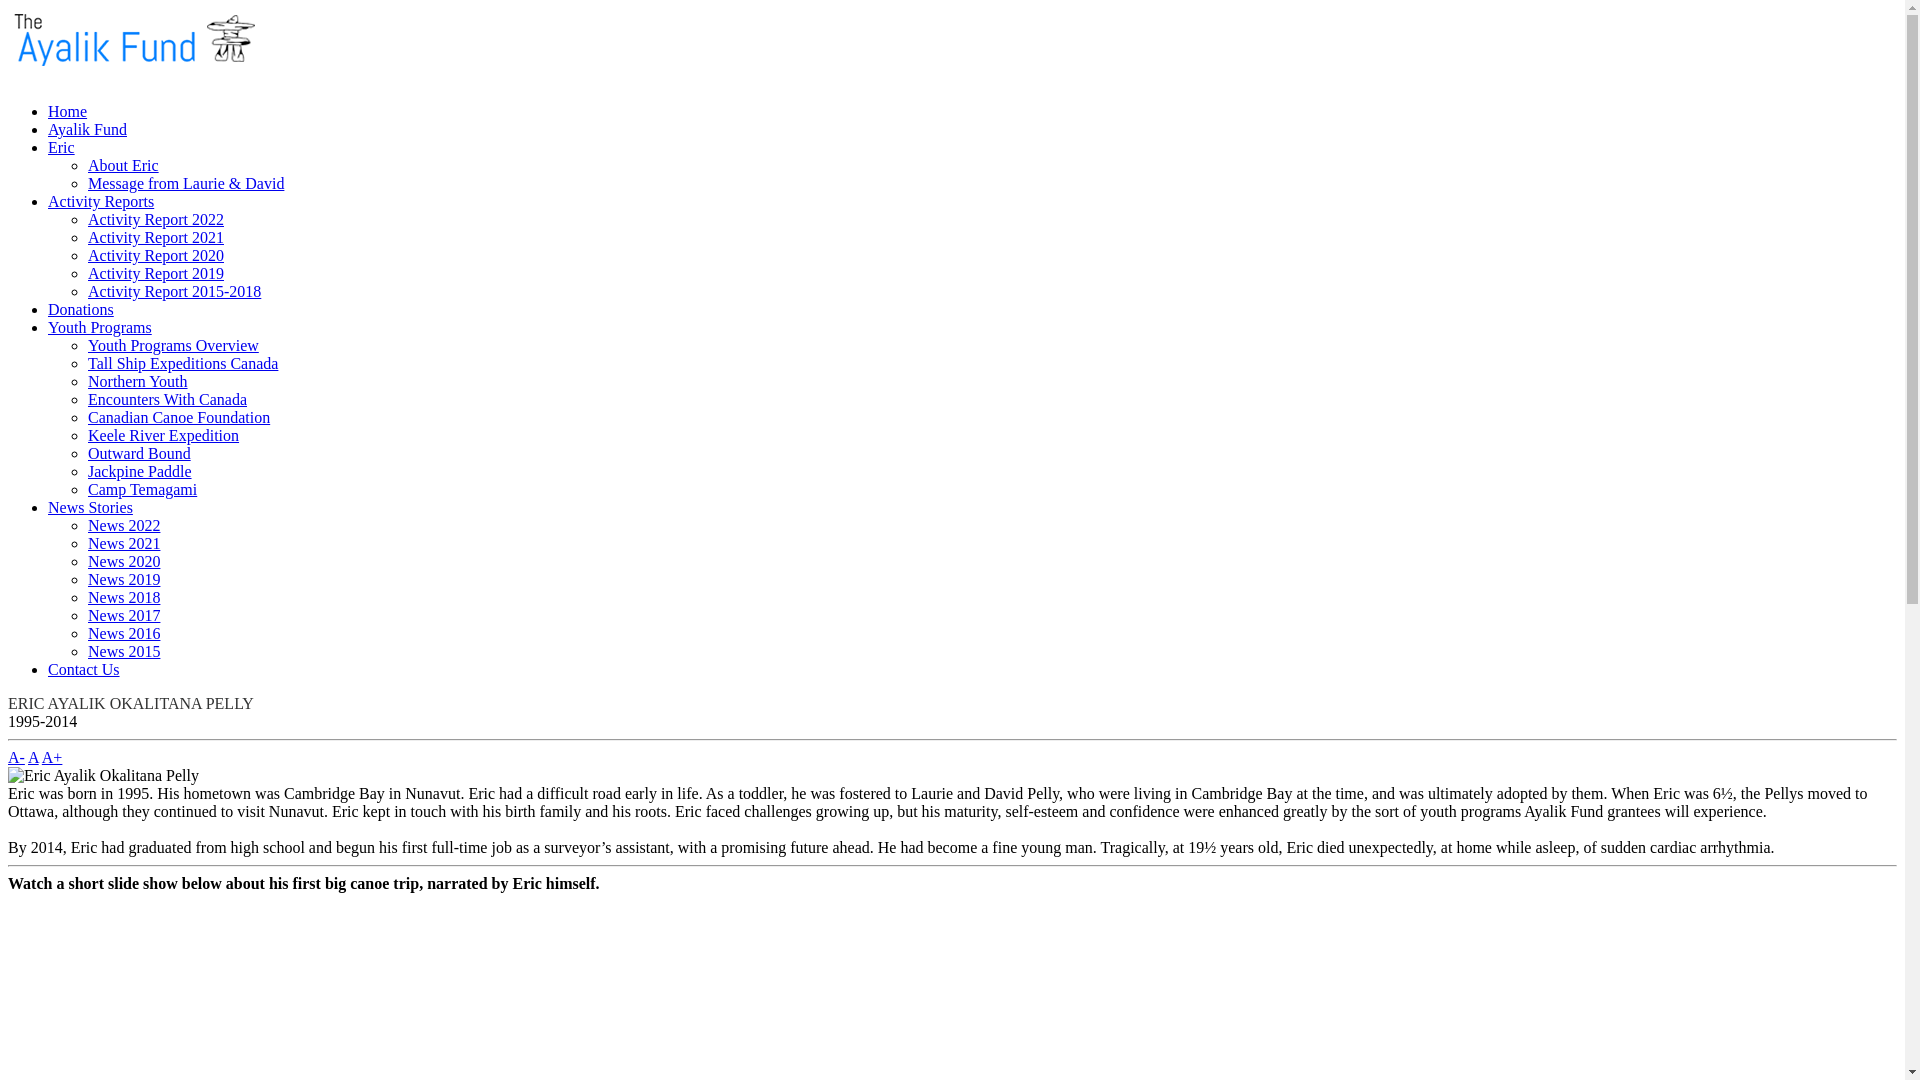 This screenshot has width=1920, height=1080. Describe the element at coordinates (86, 543) in the screenshot. I see `'News 2021'` at that location.